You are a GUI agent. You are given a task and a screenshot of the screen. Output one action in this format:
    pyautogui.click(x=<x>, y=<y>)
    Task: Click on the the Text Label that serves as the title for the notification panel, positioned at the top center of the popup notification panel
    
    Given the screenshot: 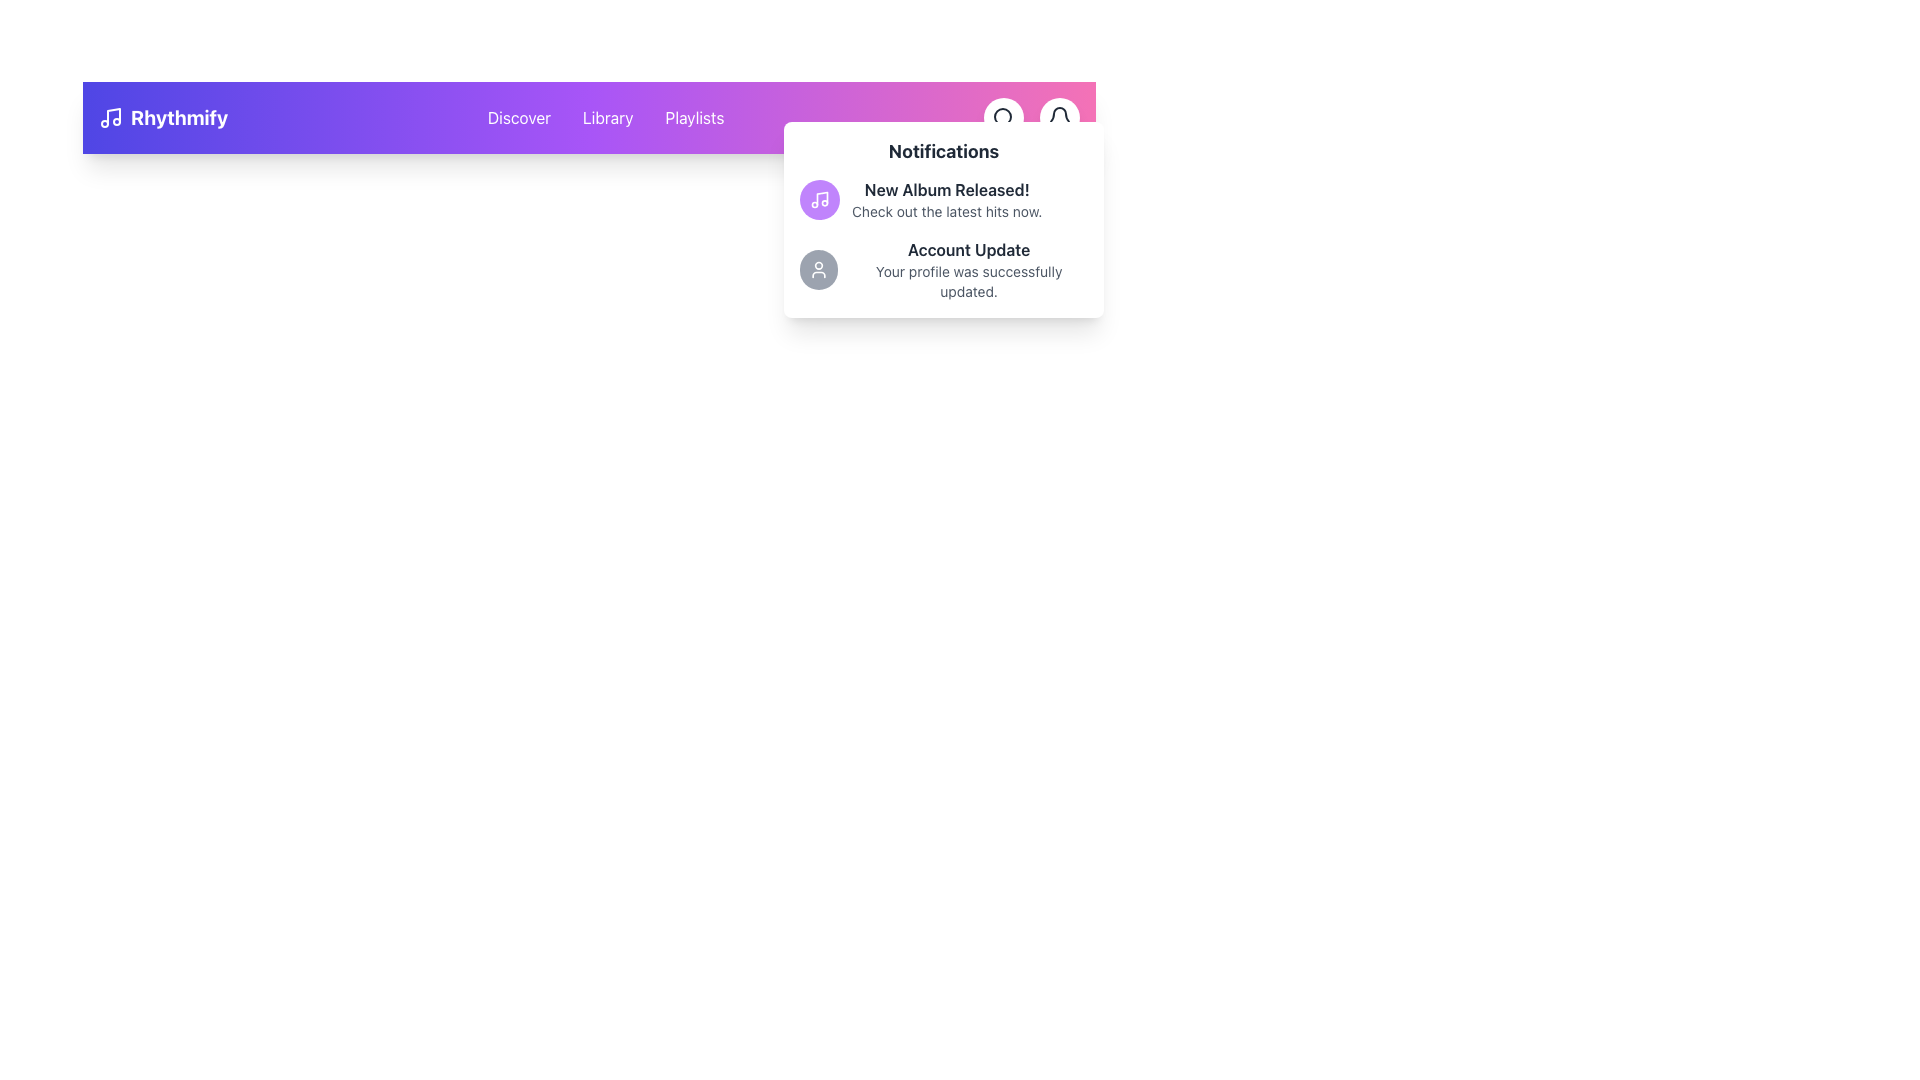 What is the action you would take?
    pyautogui.click(x=943, y=150)
    